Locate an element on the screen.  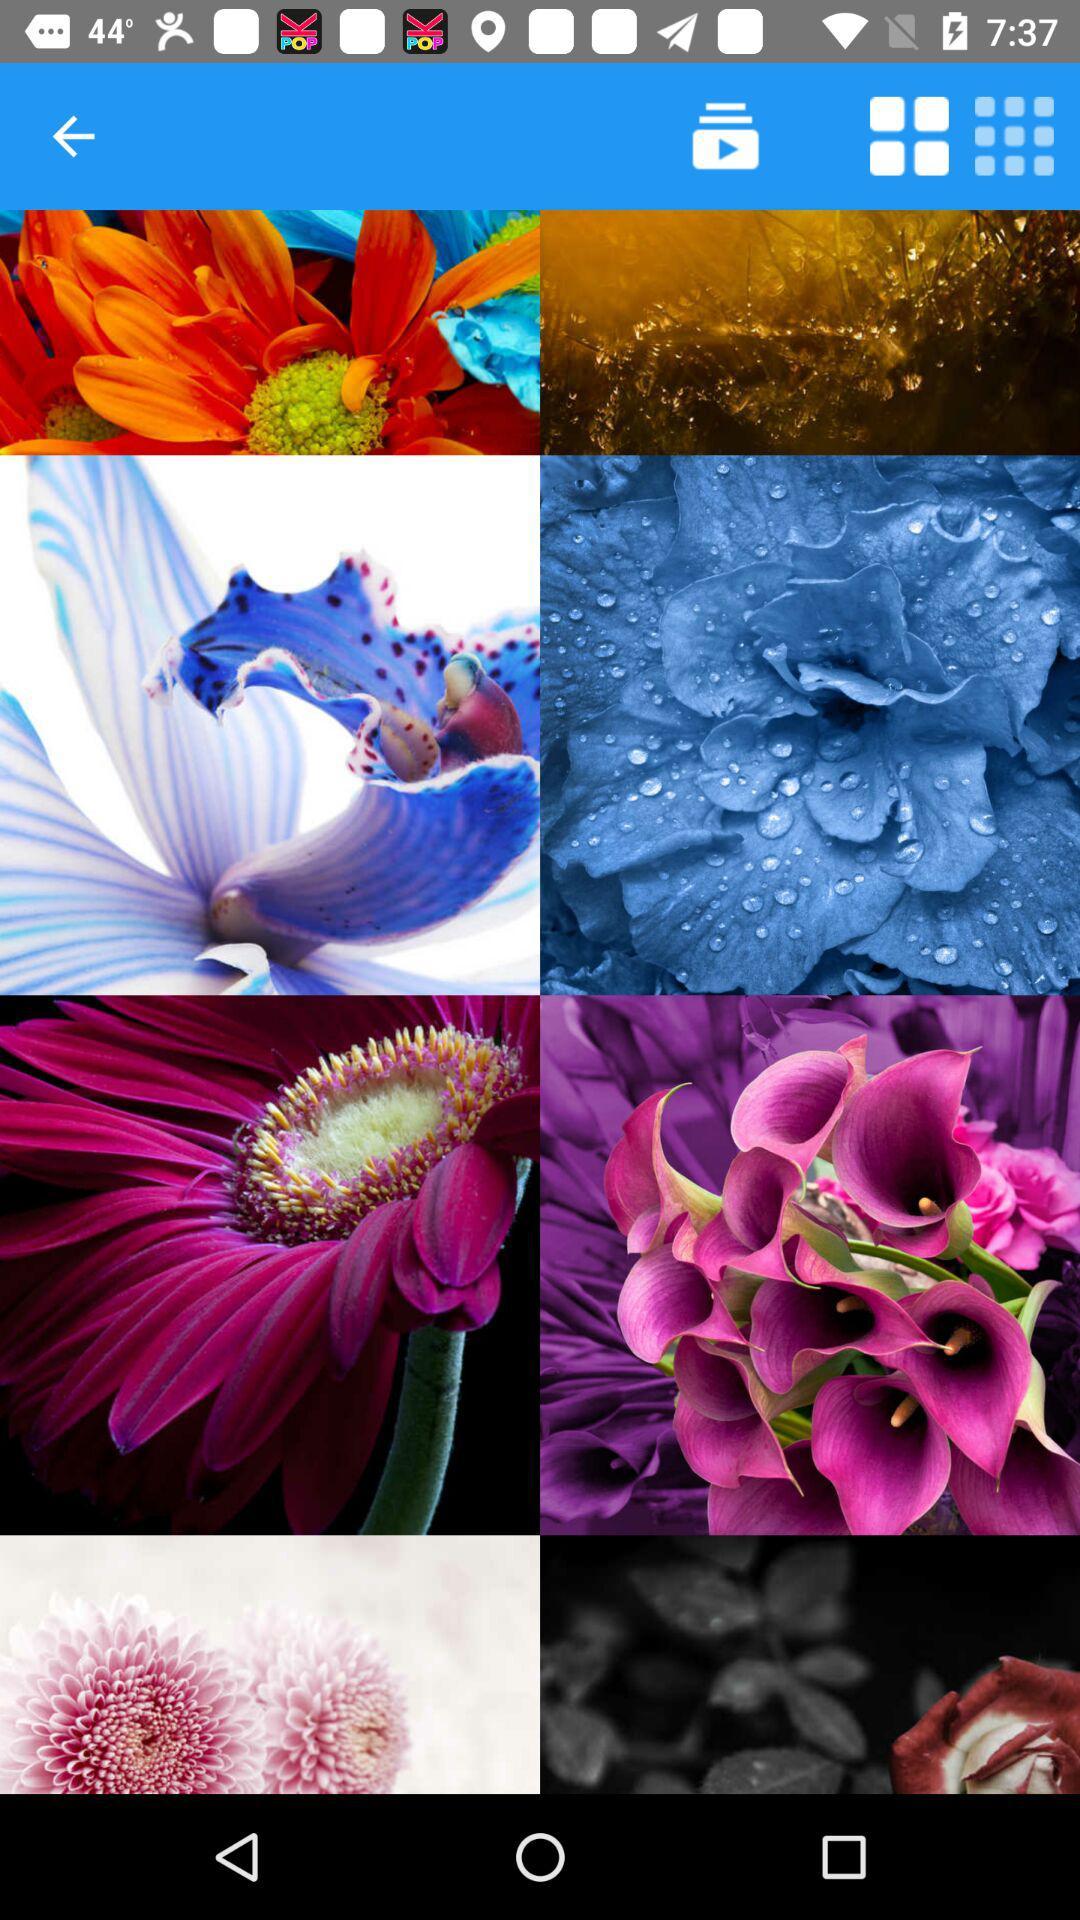
video is located at coordinates (725, 135).